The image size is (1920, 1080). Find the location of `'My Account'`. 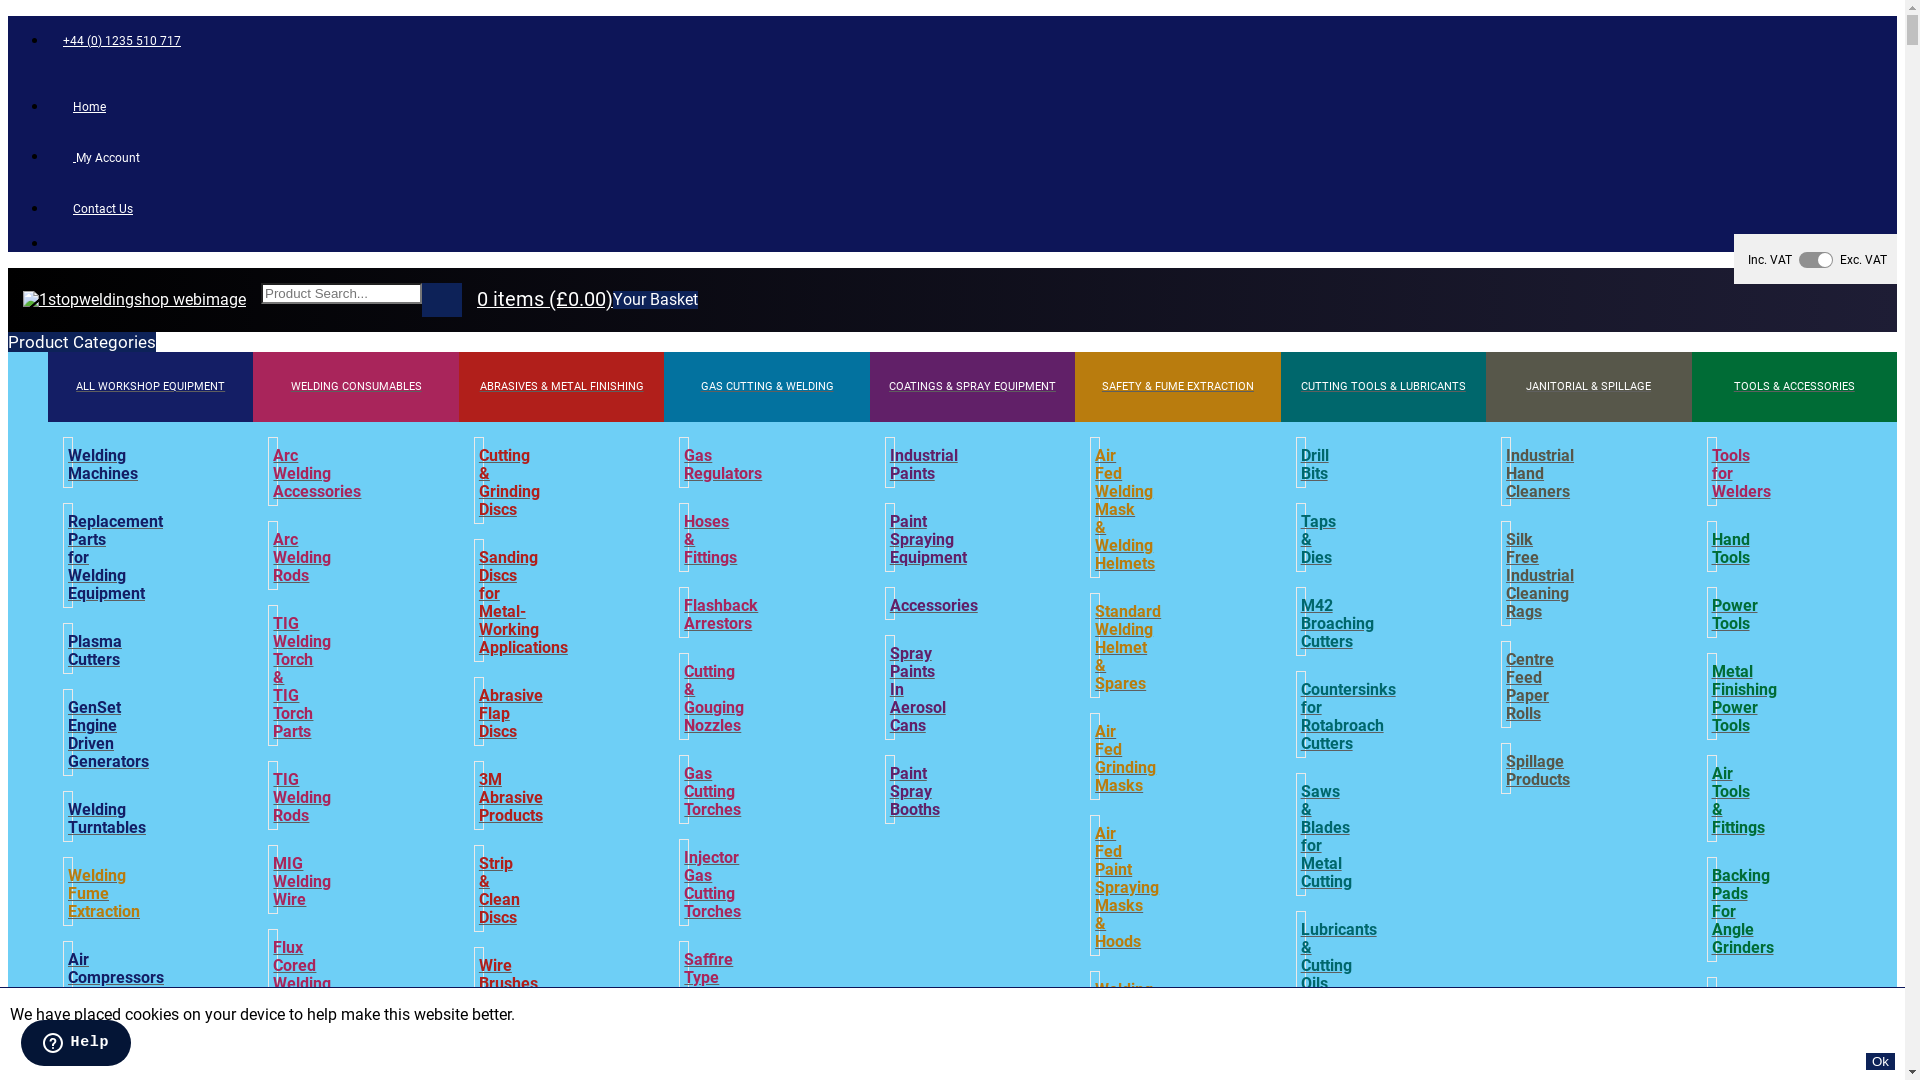

'My Account' is located at coordinates (48, 155).